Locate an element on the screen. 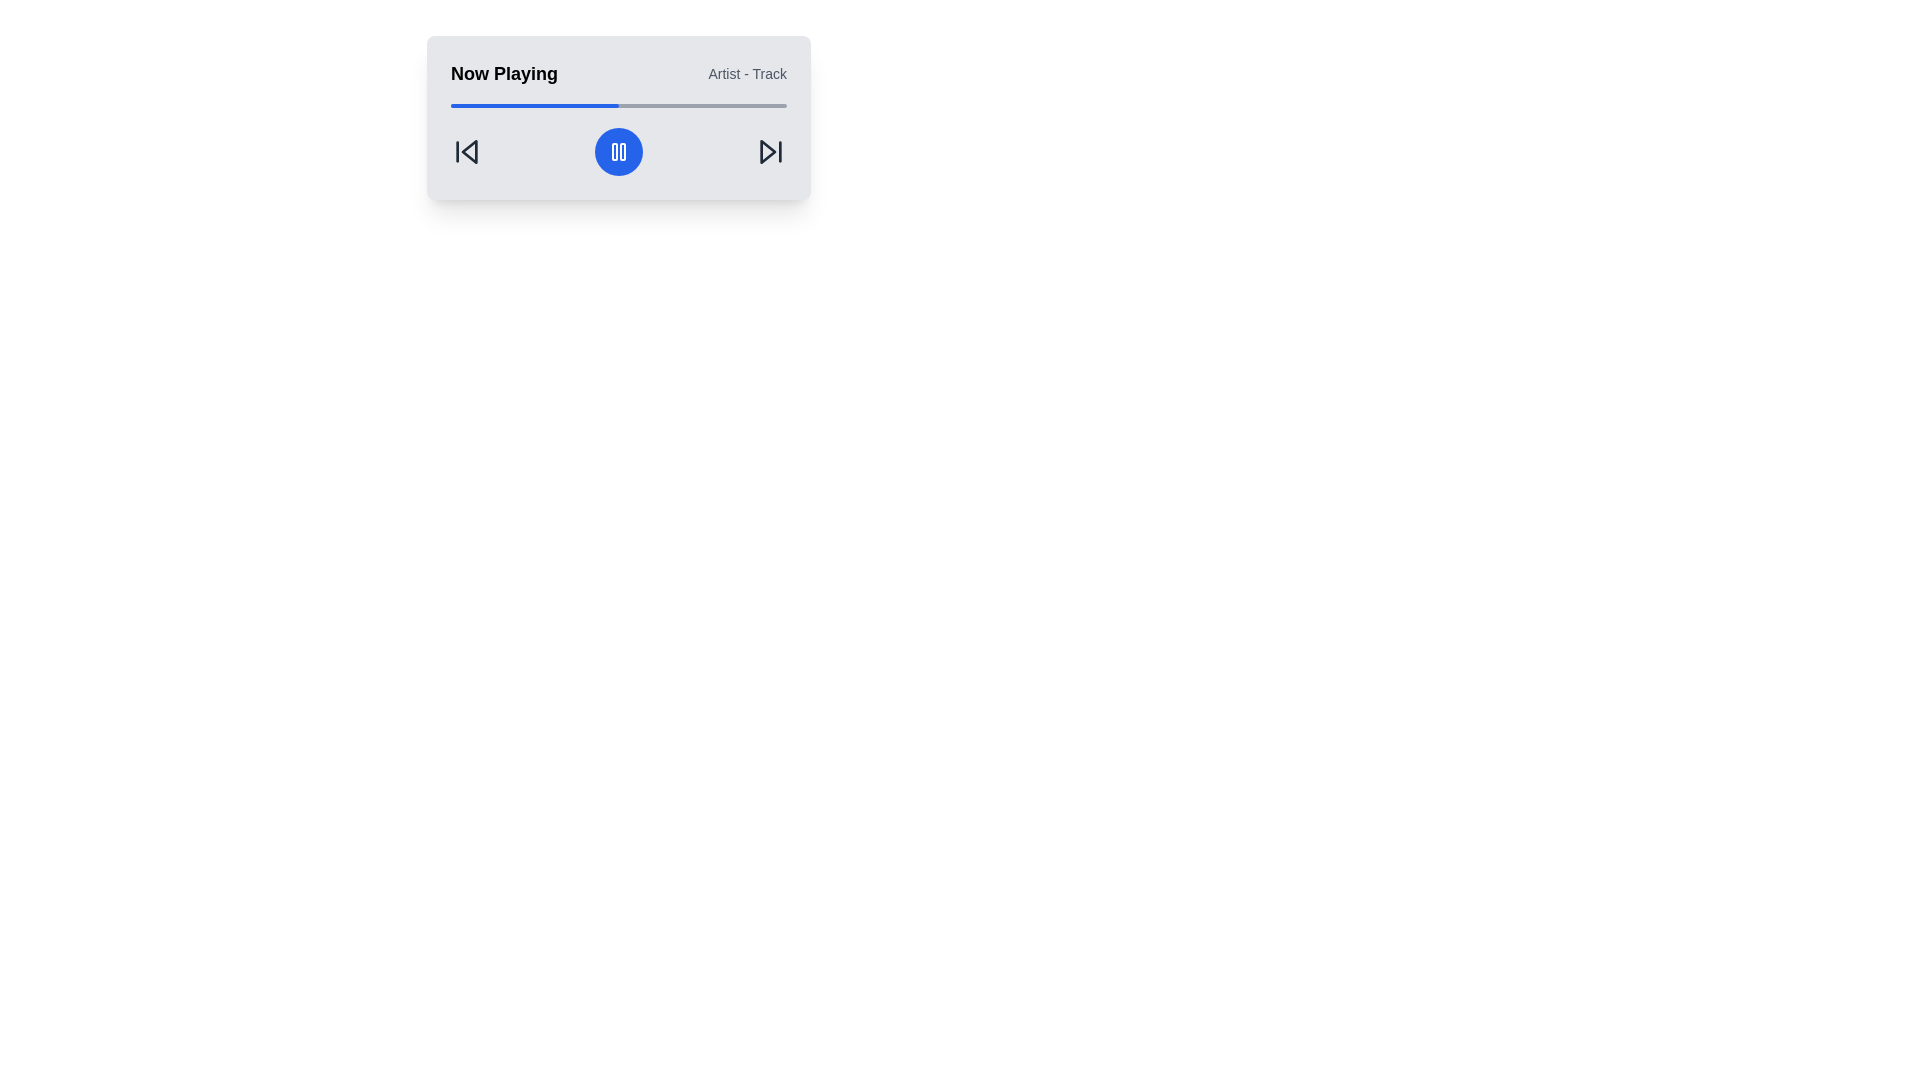 The width and height of the screenshot is (1920, 1080). on the triangular icon with a black outline and hollow interior, located in the fourth column of the music control panel is located at coordinates (767, 150).